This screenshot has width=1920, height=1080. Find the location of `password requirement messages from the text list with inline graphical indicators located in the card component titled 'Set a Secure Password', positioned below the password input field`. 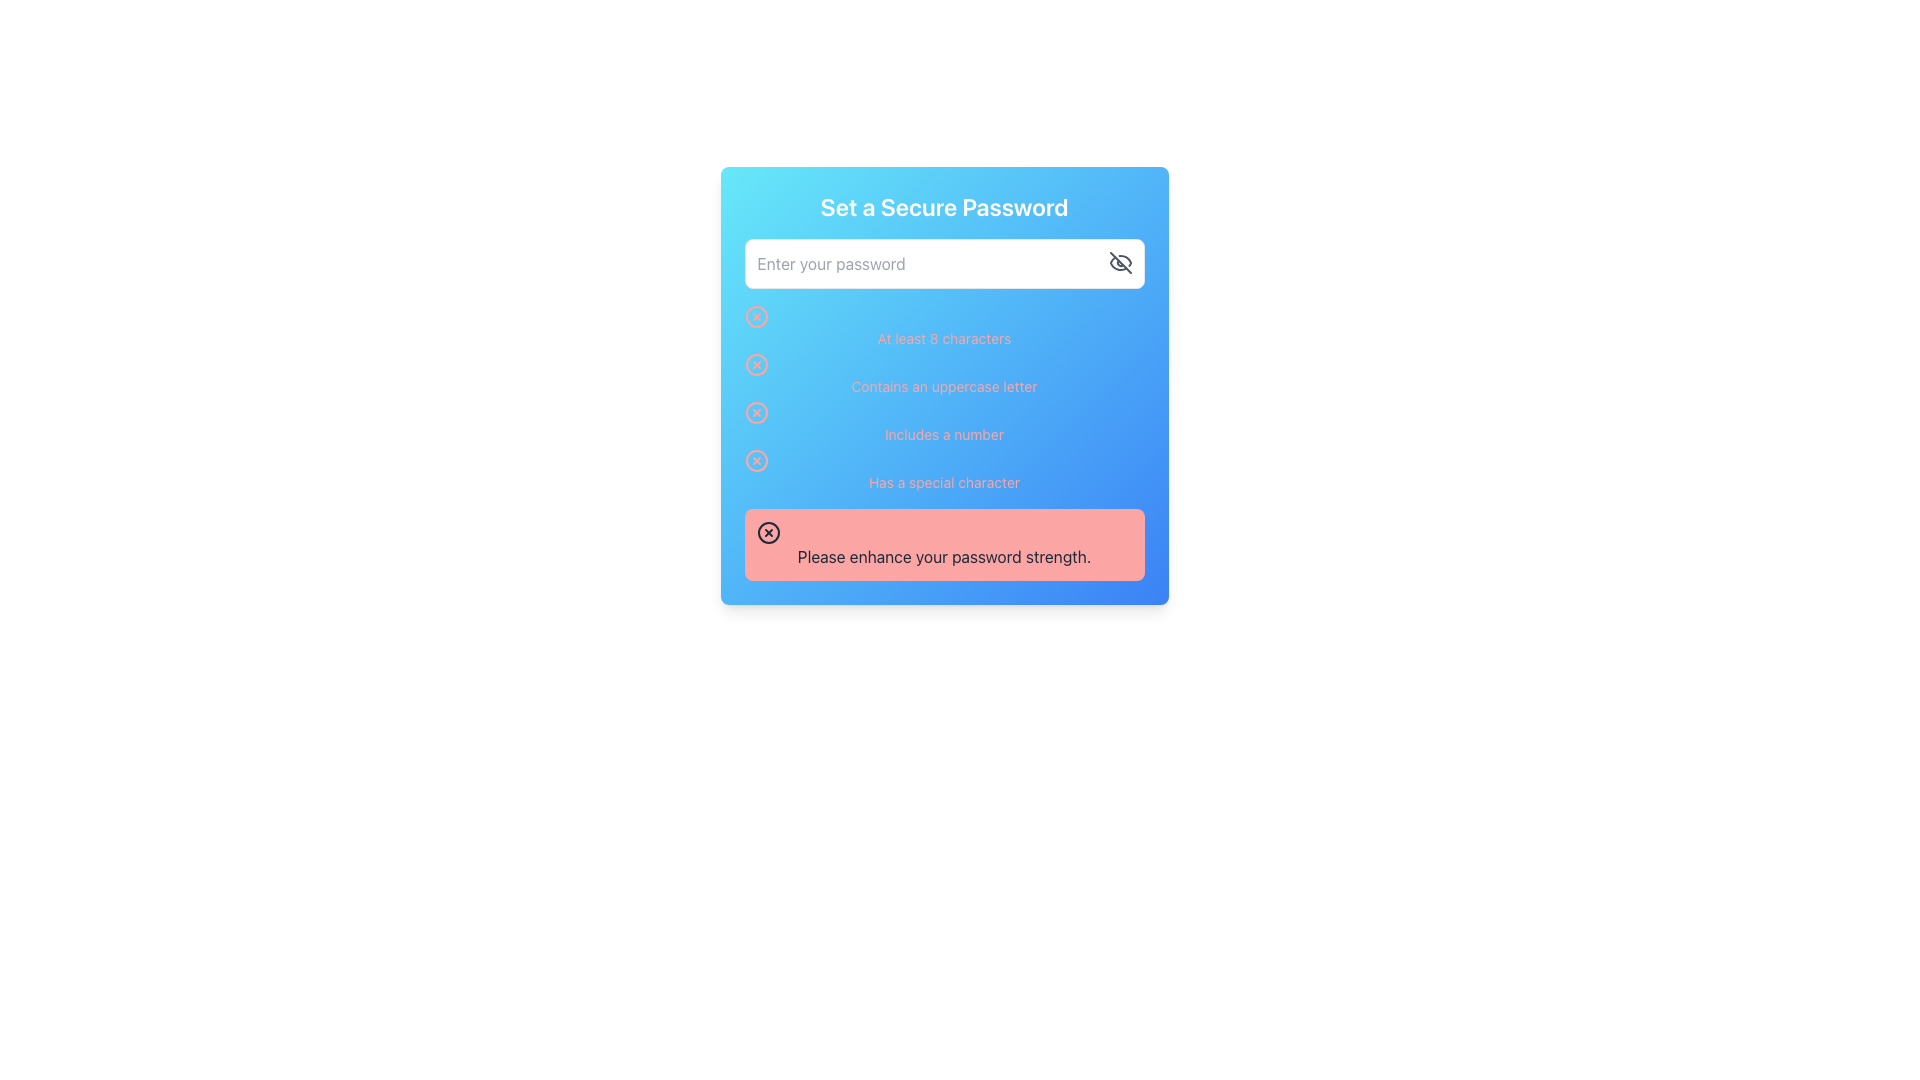

password requirement messages from the text list with inline graphical indicators located in the card component titled 'Set a Secure Password', positioned below the password input field is located at coordinates (943, 398).